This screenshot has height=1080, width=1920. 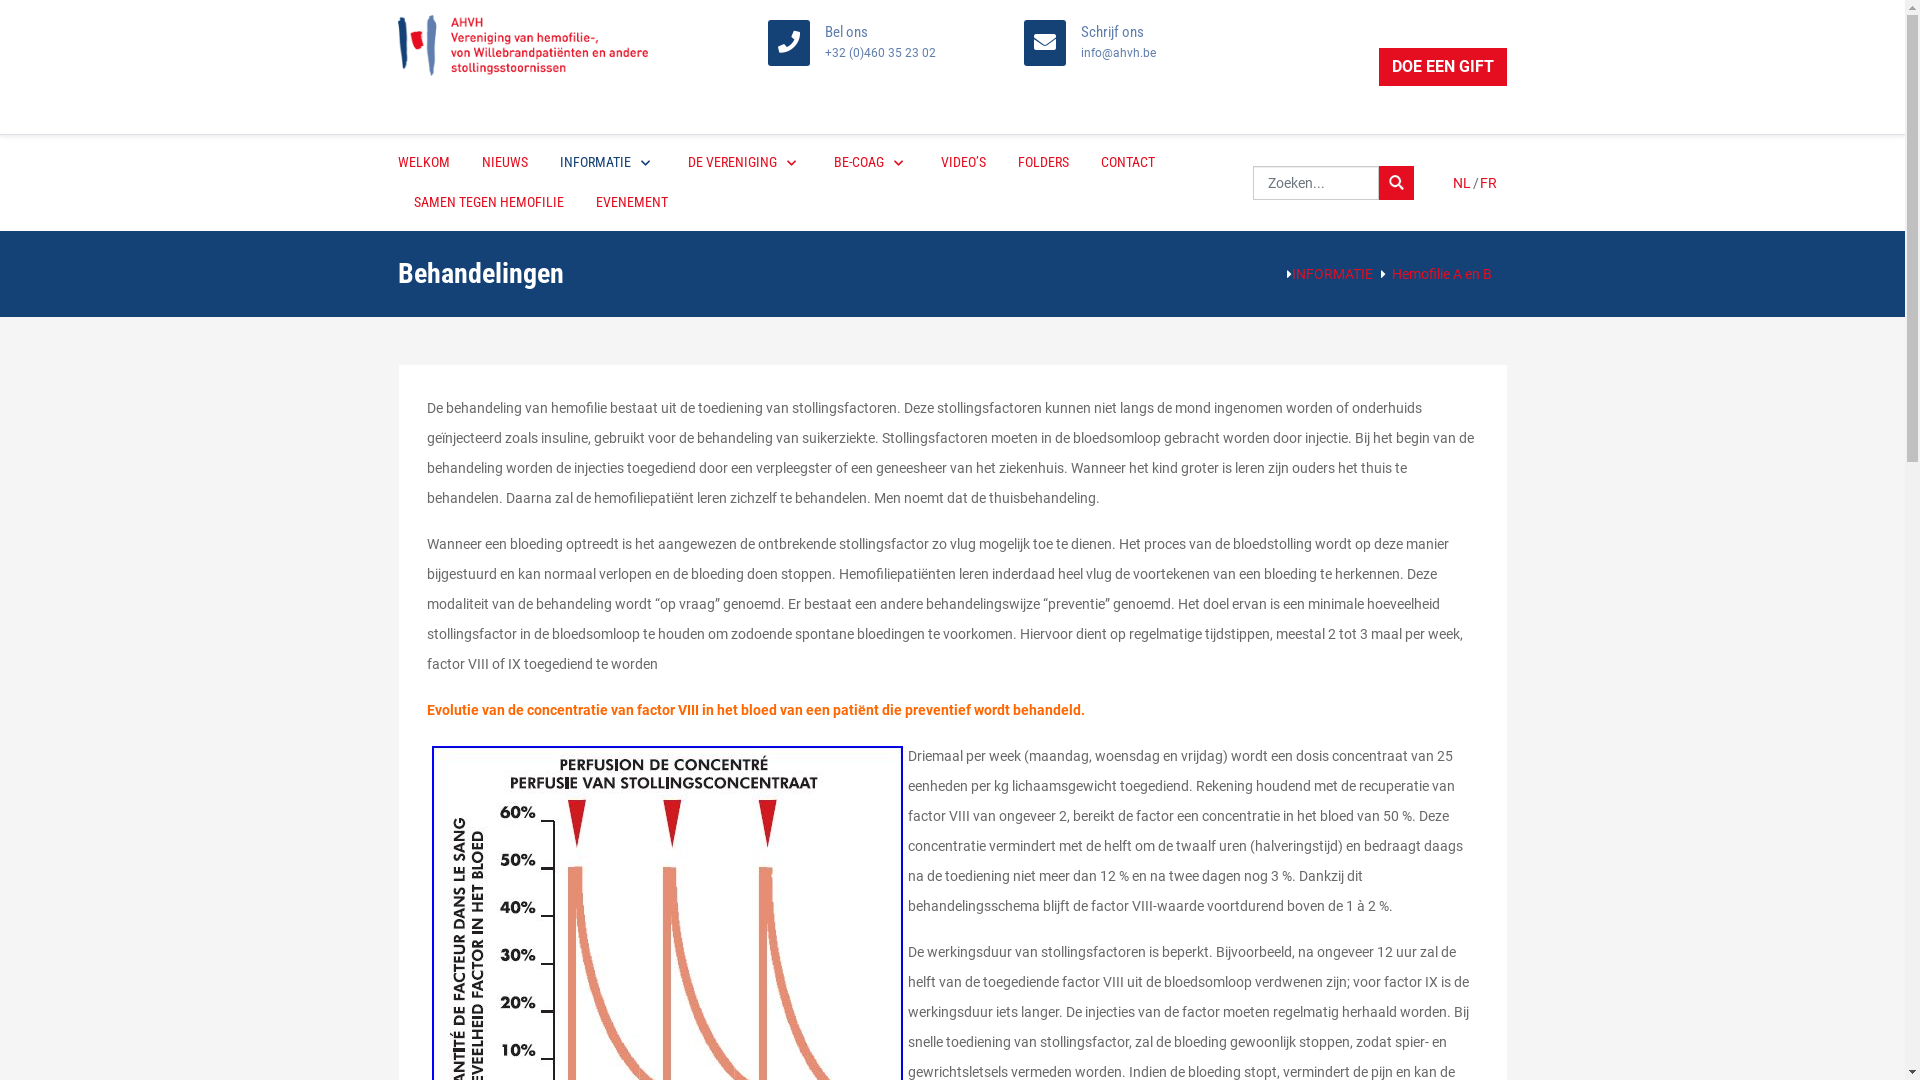 I want to click on 'INFORMATIE', so click(x=543, y=161).